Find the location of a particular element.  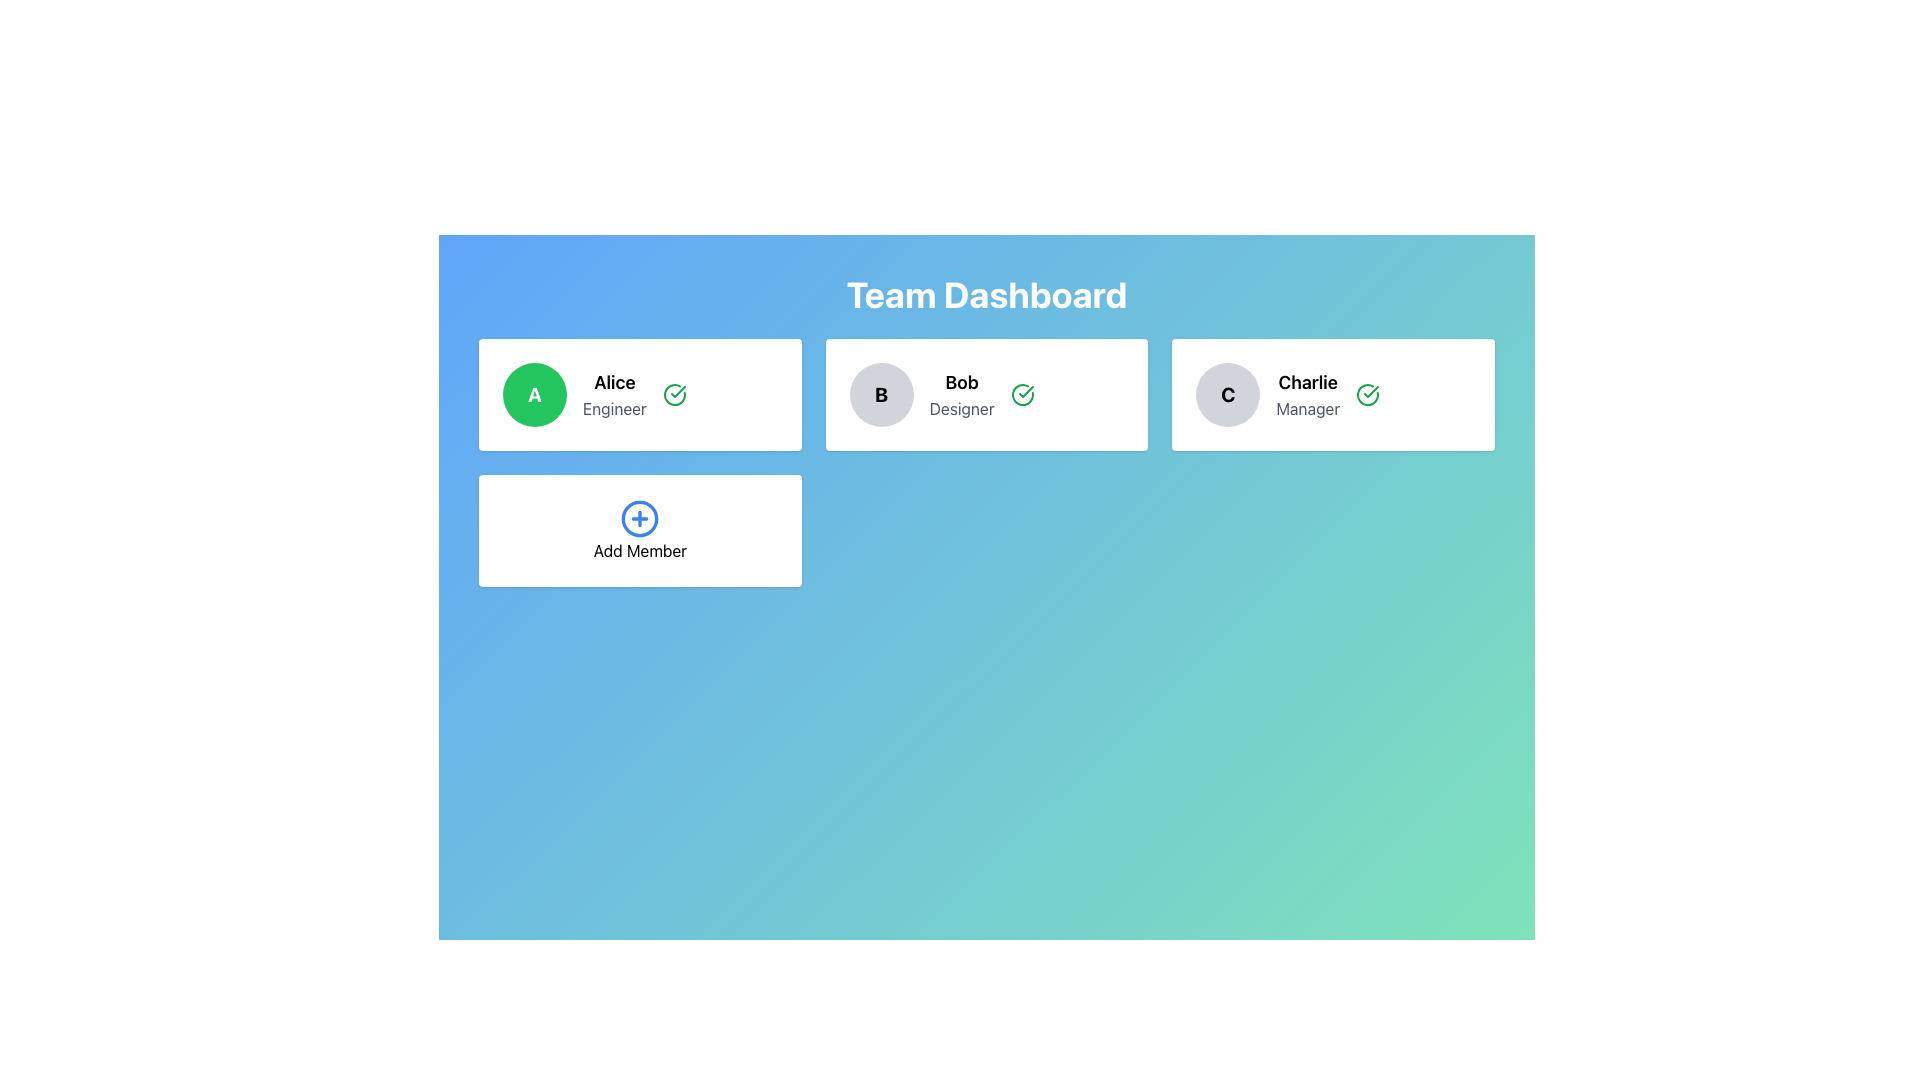

the circular Avatar element with a gray background and the letter 'C' for the user 'Charlie' in the profile block is located at coordinates (1227, 394).